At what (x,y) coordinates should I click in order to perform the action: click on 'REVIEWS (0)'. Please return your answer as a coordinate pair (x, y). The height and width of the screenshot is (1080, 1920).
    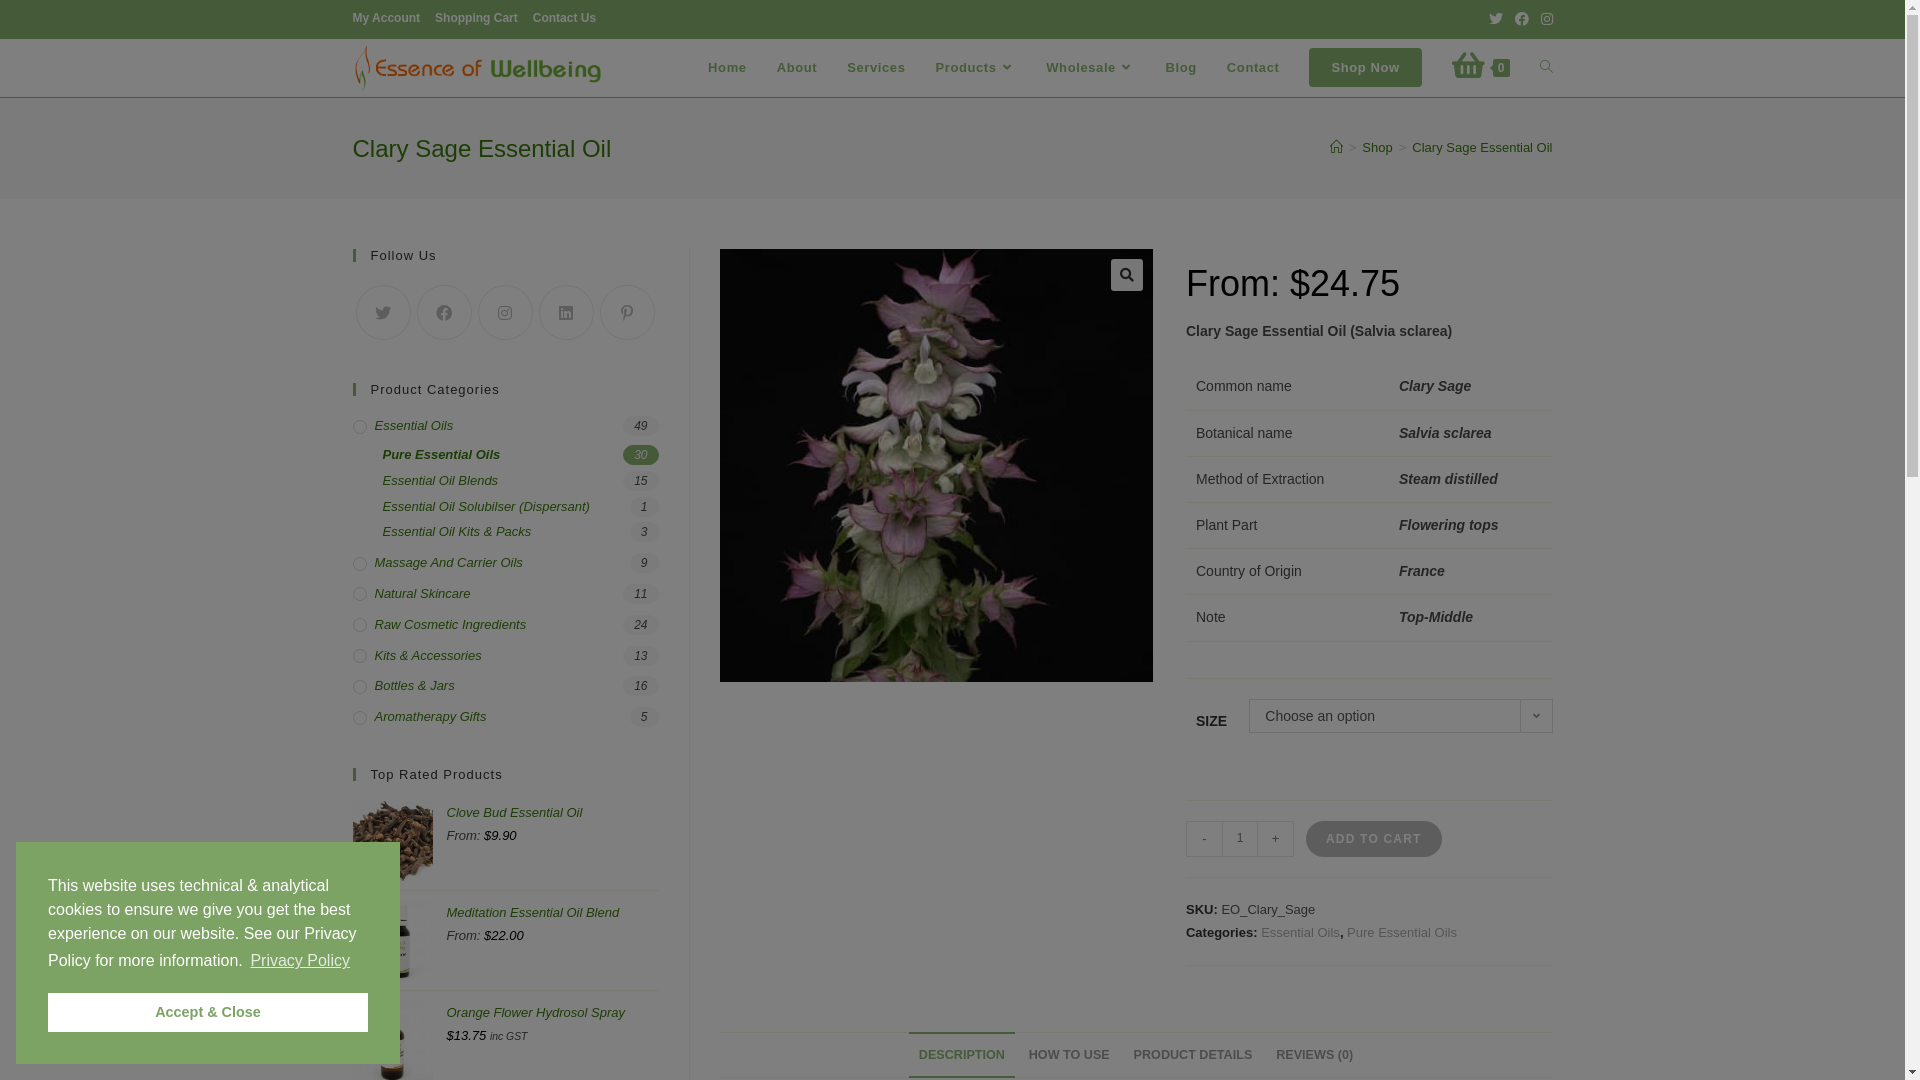
    Looking at the image, I should click on (1314, 1054).